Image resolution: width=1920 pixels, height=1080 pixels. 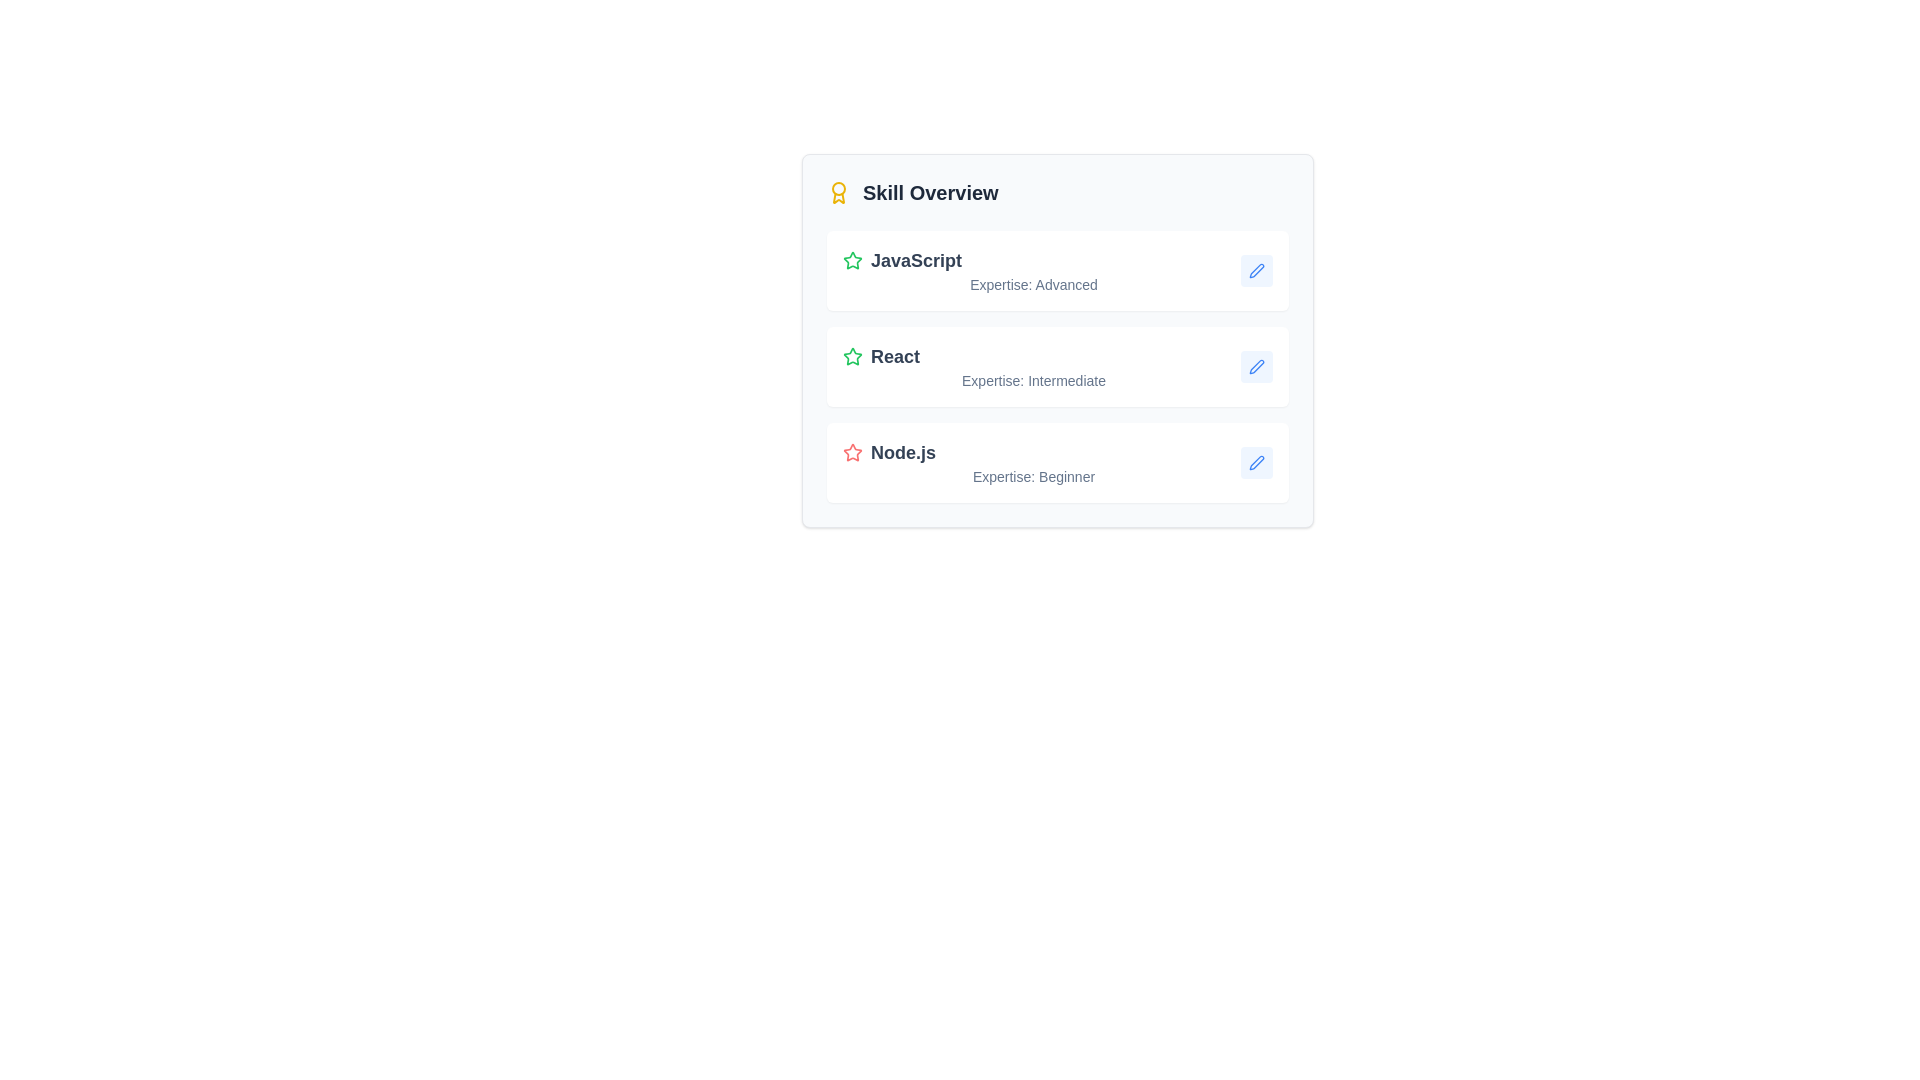 I want to click on the decorative badge icon located to the left of the 'Skill Overview' text, which emphasizes the title and represents achievements related to the skills listed, so click(x=839, y=192).